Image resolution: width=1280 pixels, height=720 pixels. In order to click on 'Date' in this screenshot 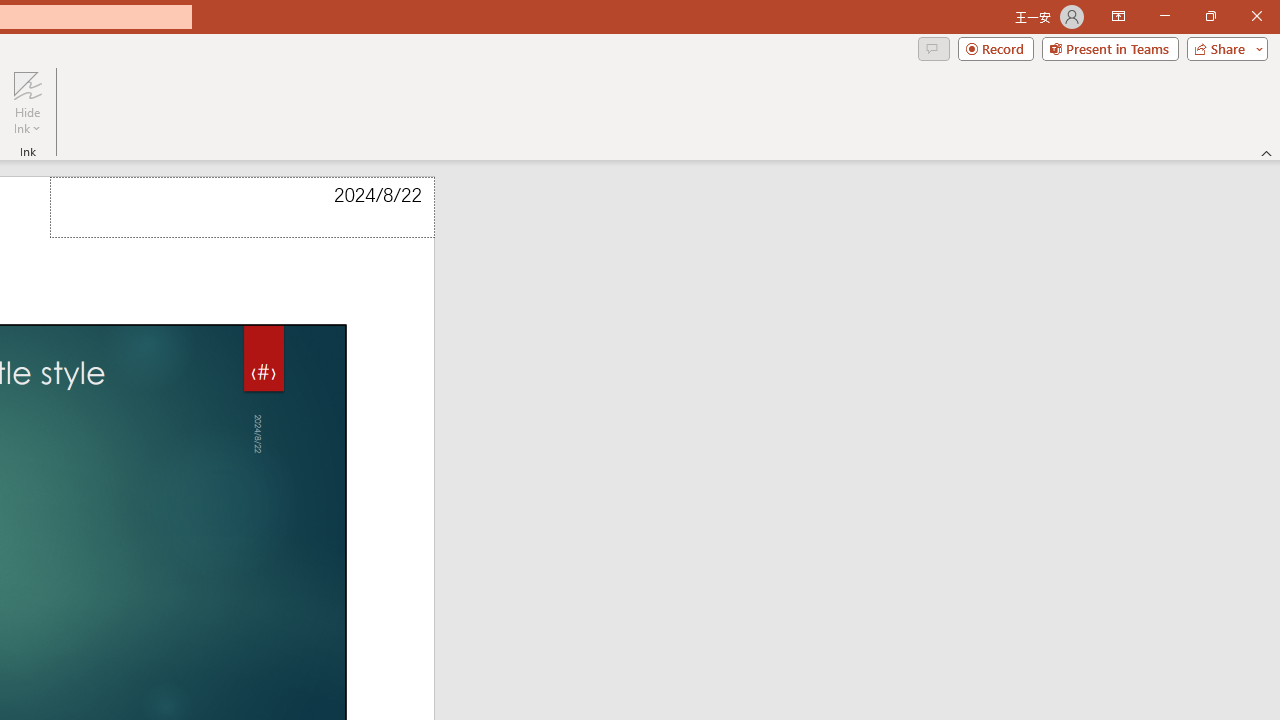, I will do `click(241, 207)`.